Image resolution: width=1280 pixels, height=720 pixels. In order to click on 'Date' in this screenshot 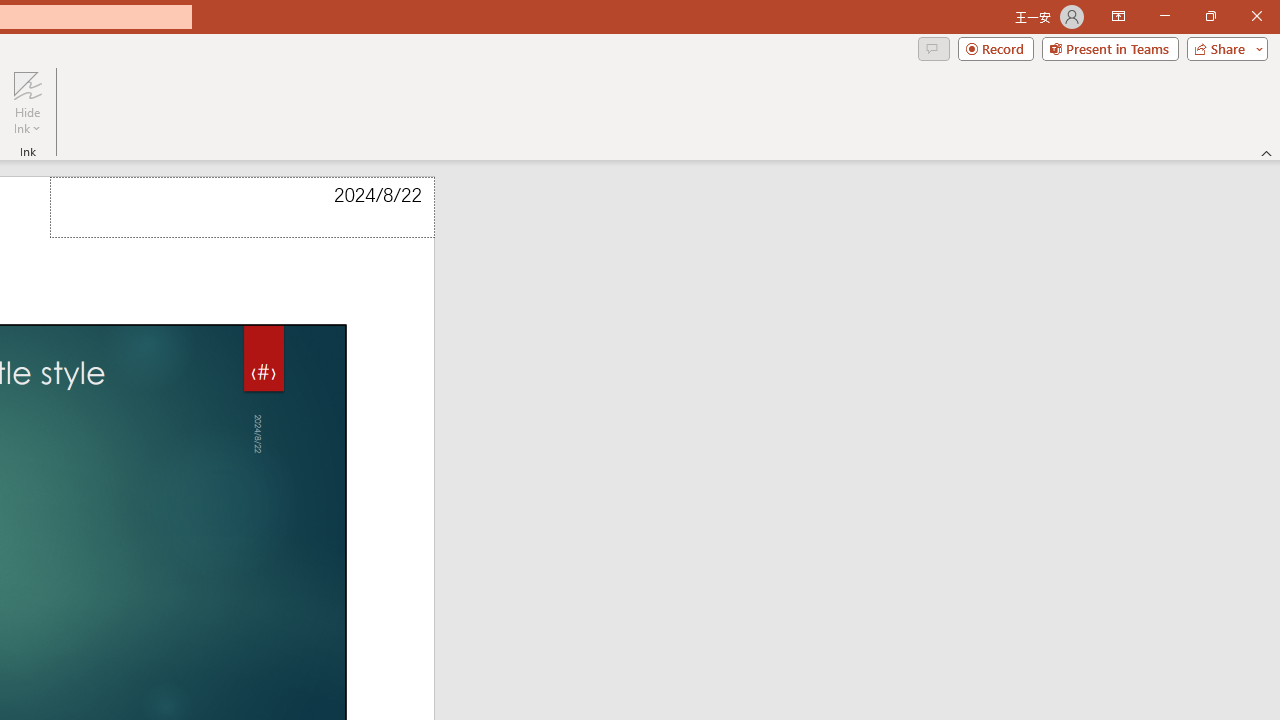, I will do `click(241, 207)`.